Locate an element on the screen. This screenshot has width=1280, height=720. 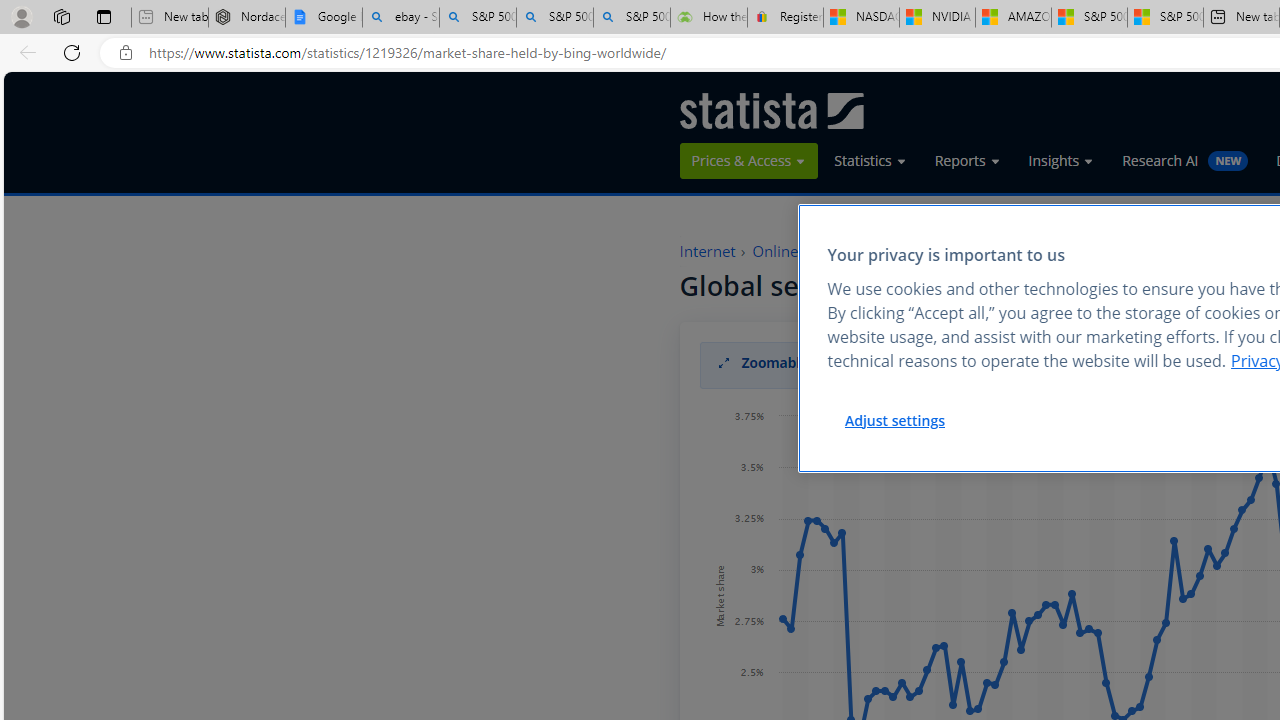
'Research AI' is located at coordinates (1185, 159).